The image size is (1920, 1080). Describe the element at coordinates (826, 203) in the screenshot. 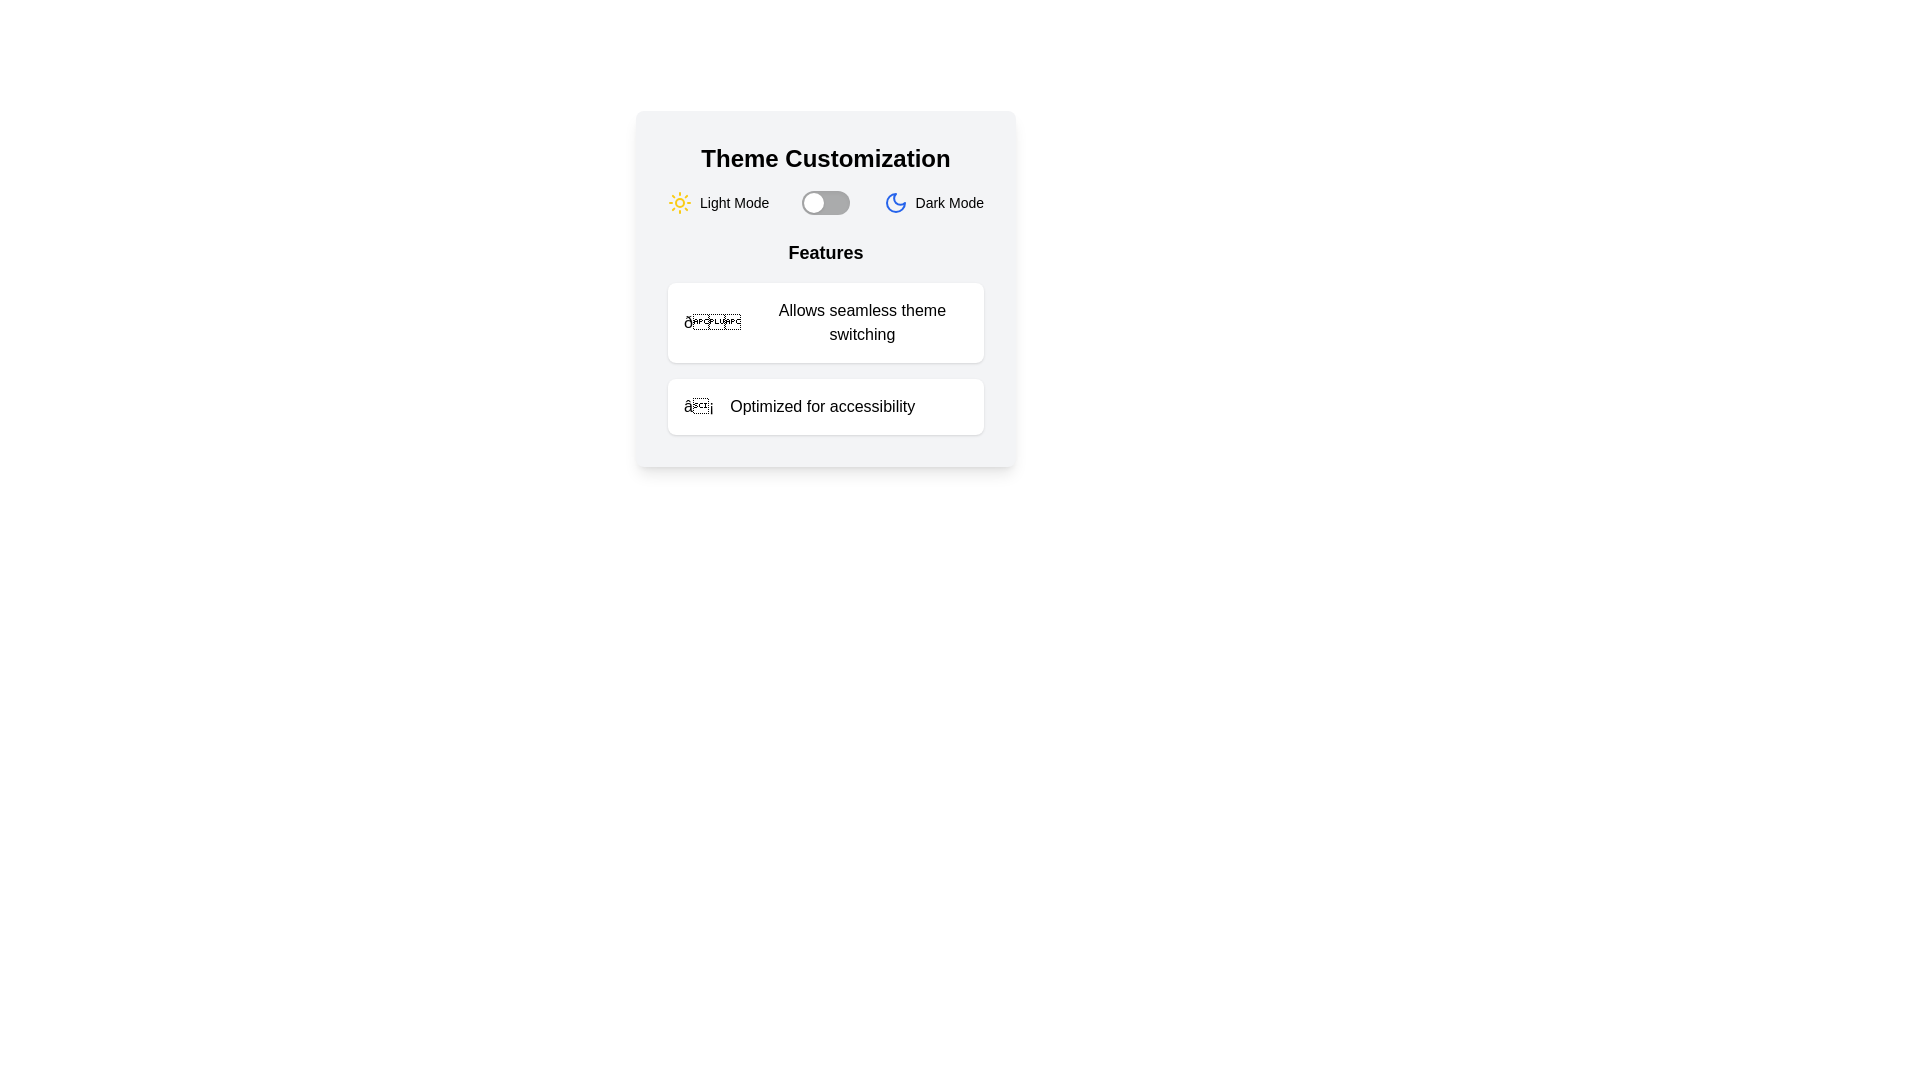

I see `the toggle switch located in the 'Theme Customization' section to switch the mode` at that location.